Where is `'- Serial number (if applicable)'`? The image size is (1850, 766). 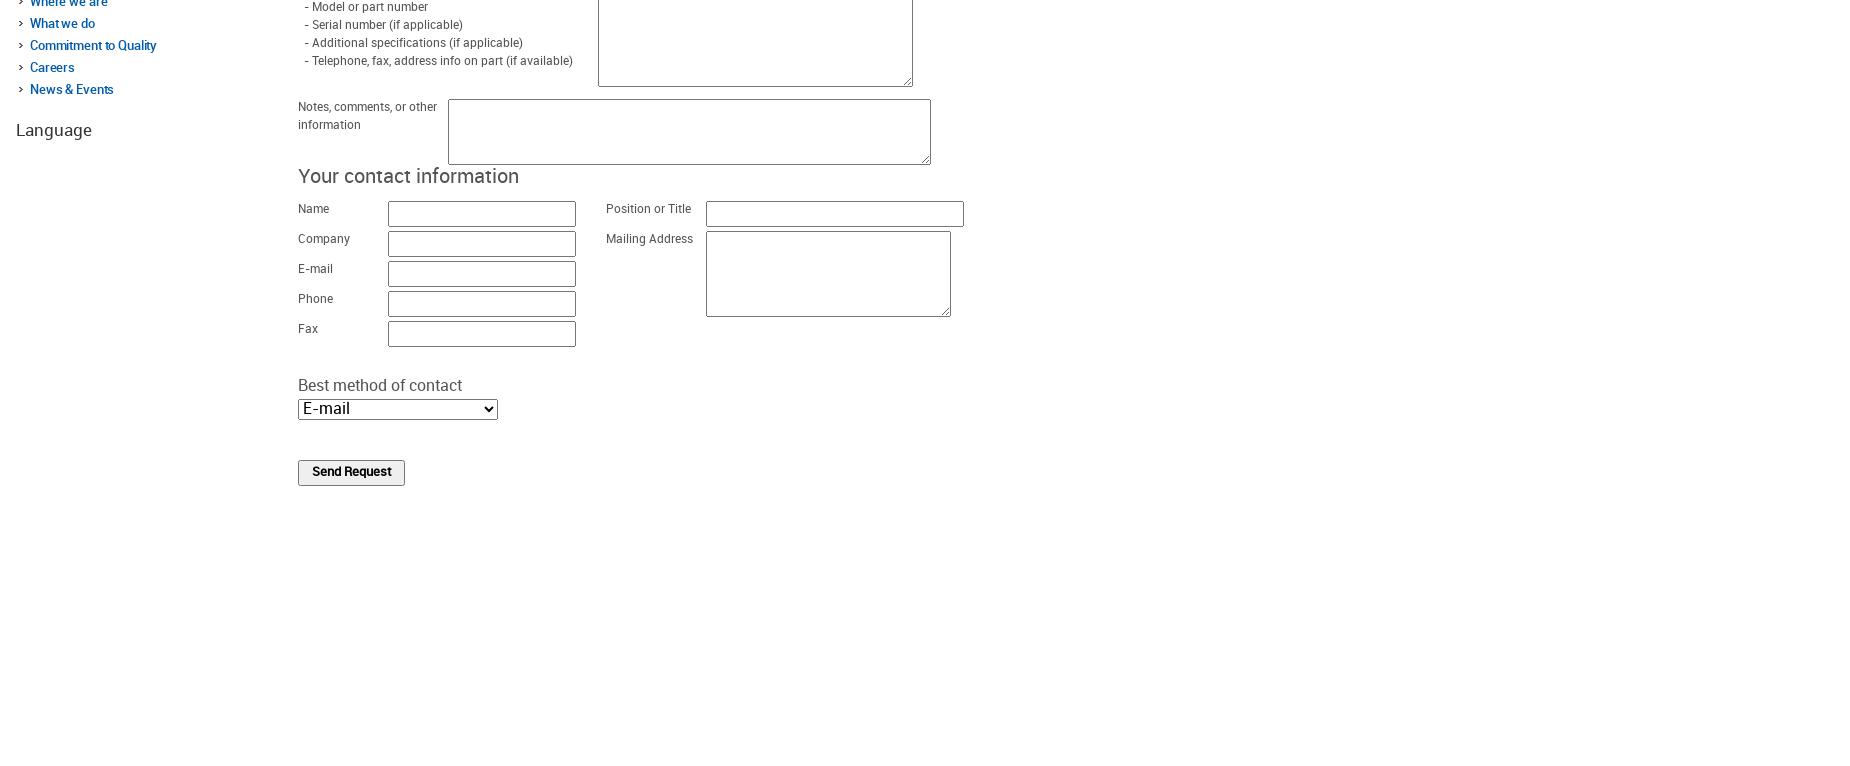
'- Serial number (if applicable)' is located at coordinates (379, 24).